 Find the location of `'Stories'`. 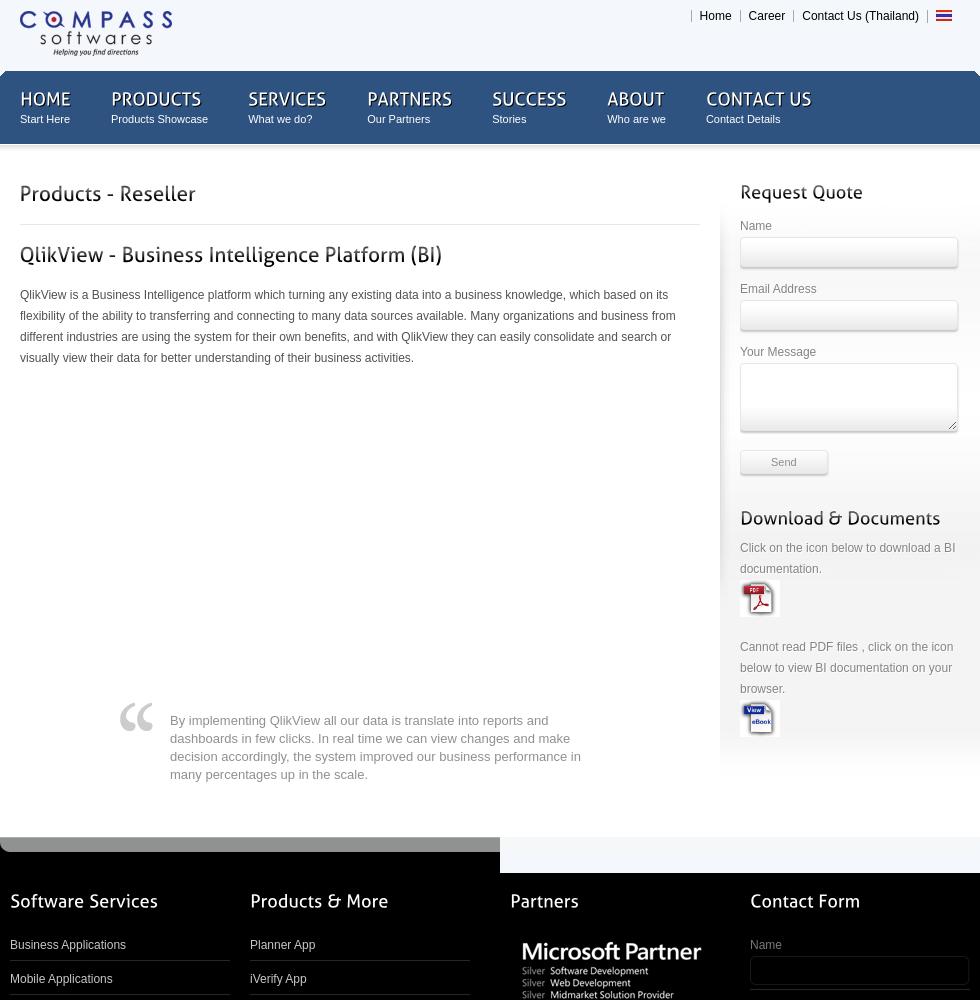

'Stories' is located at coordinates (509, 118).